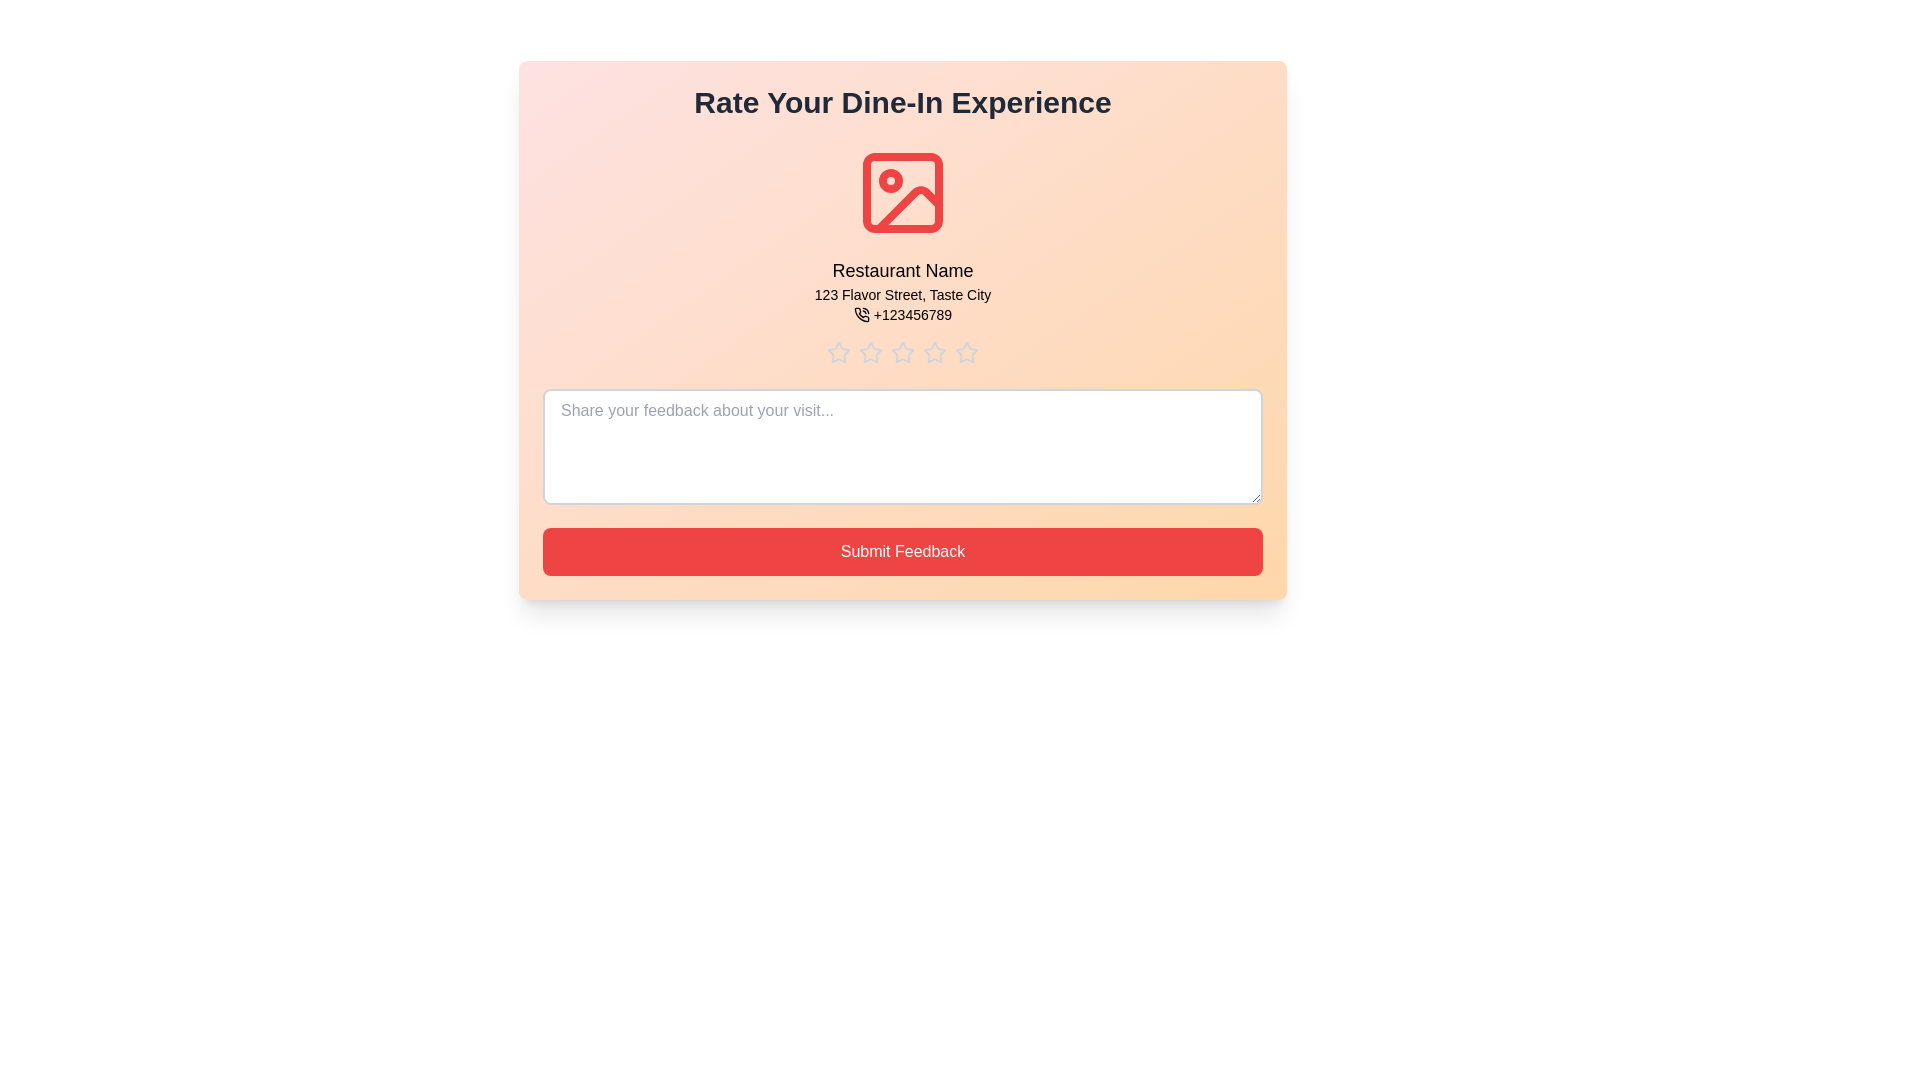  Describe the element at coordinates (934, 352) in the screenshot. I see `the restaurant rating to 4 stars by clicking the respective star` at that location.